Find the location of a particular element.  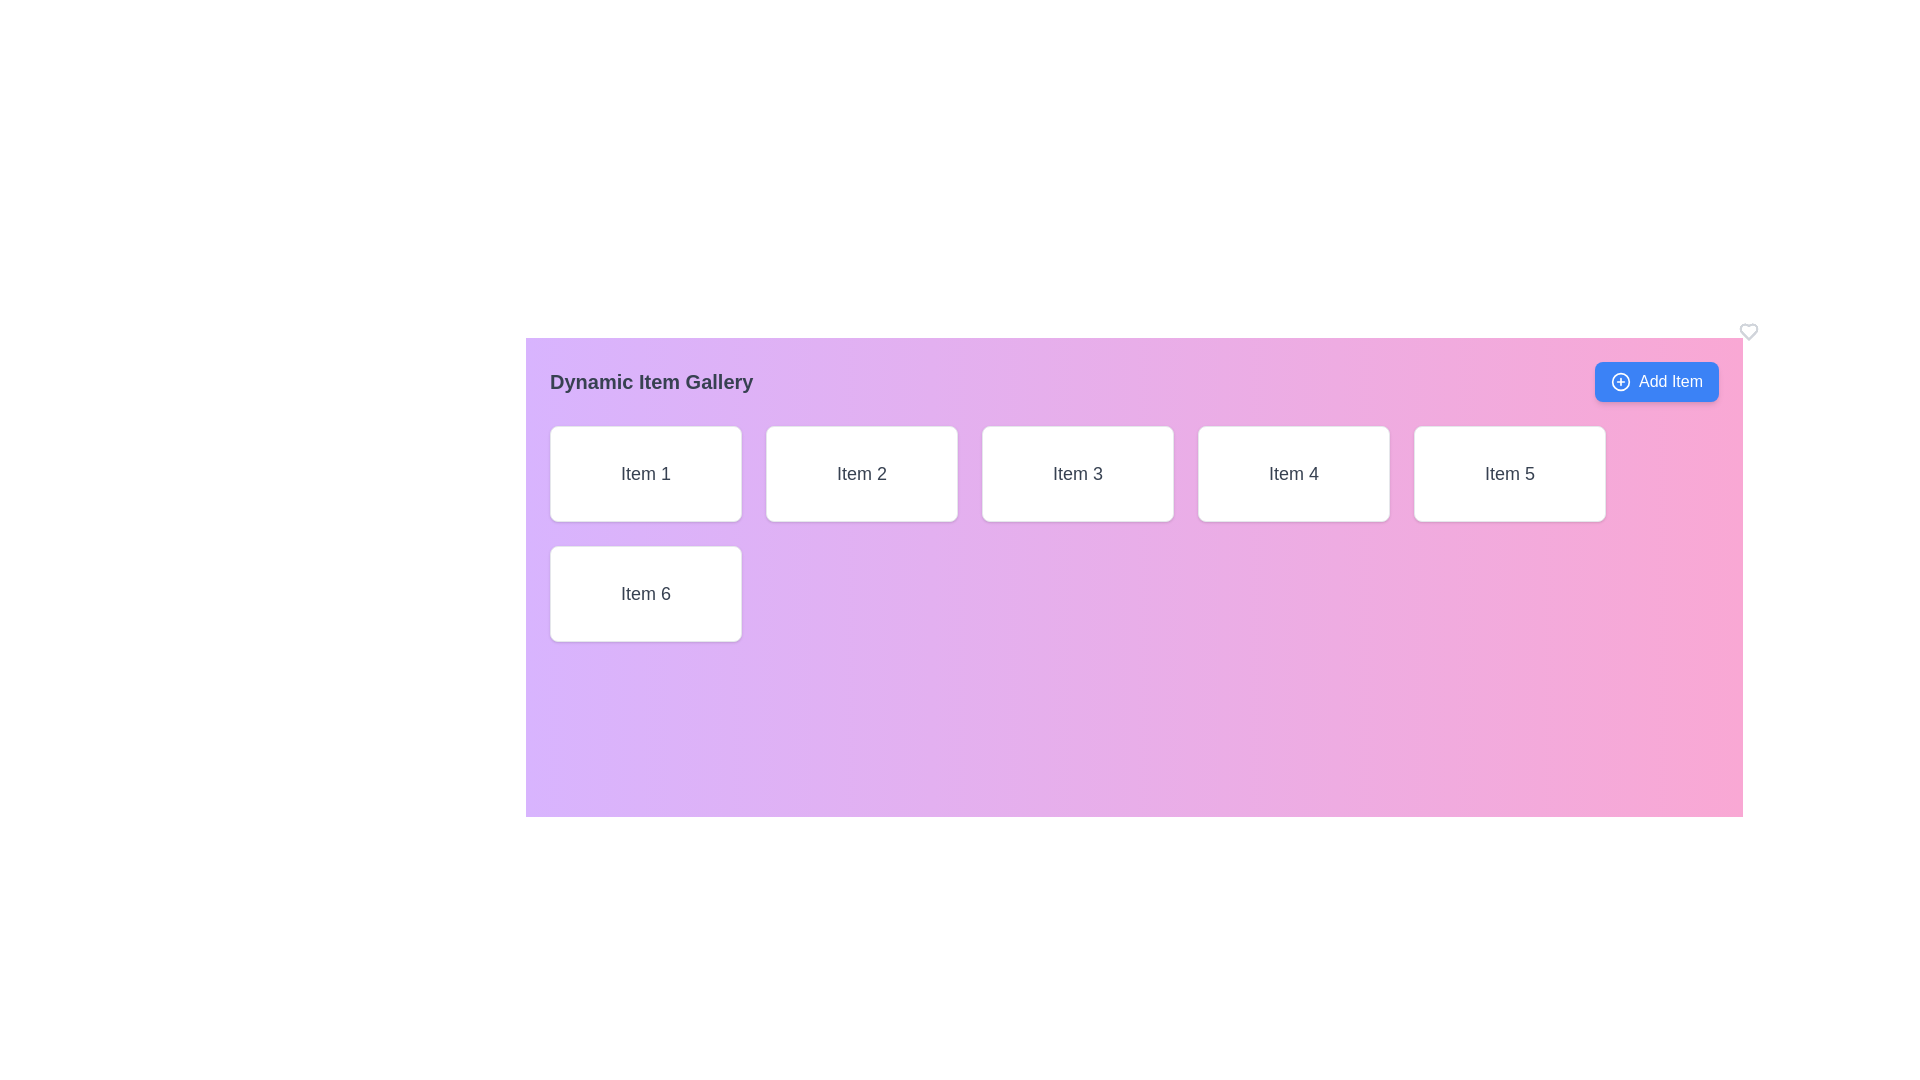

the text label displaying 'Item 3', which is centered in the third card of a horizontally aligned grid layout is located at coordinates (1077, 474).